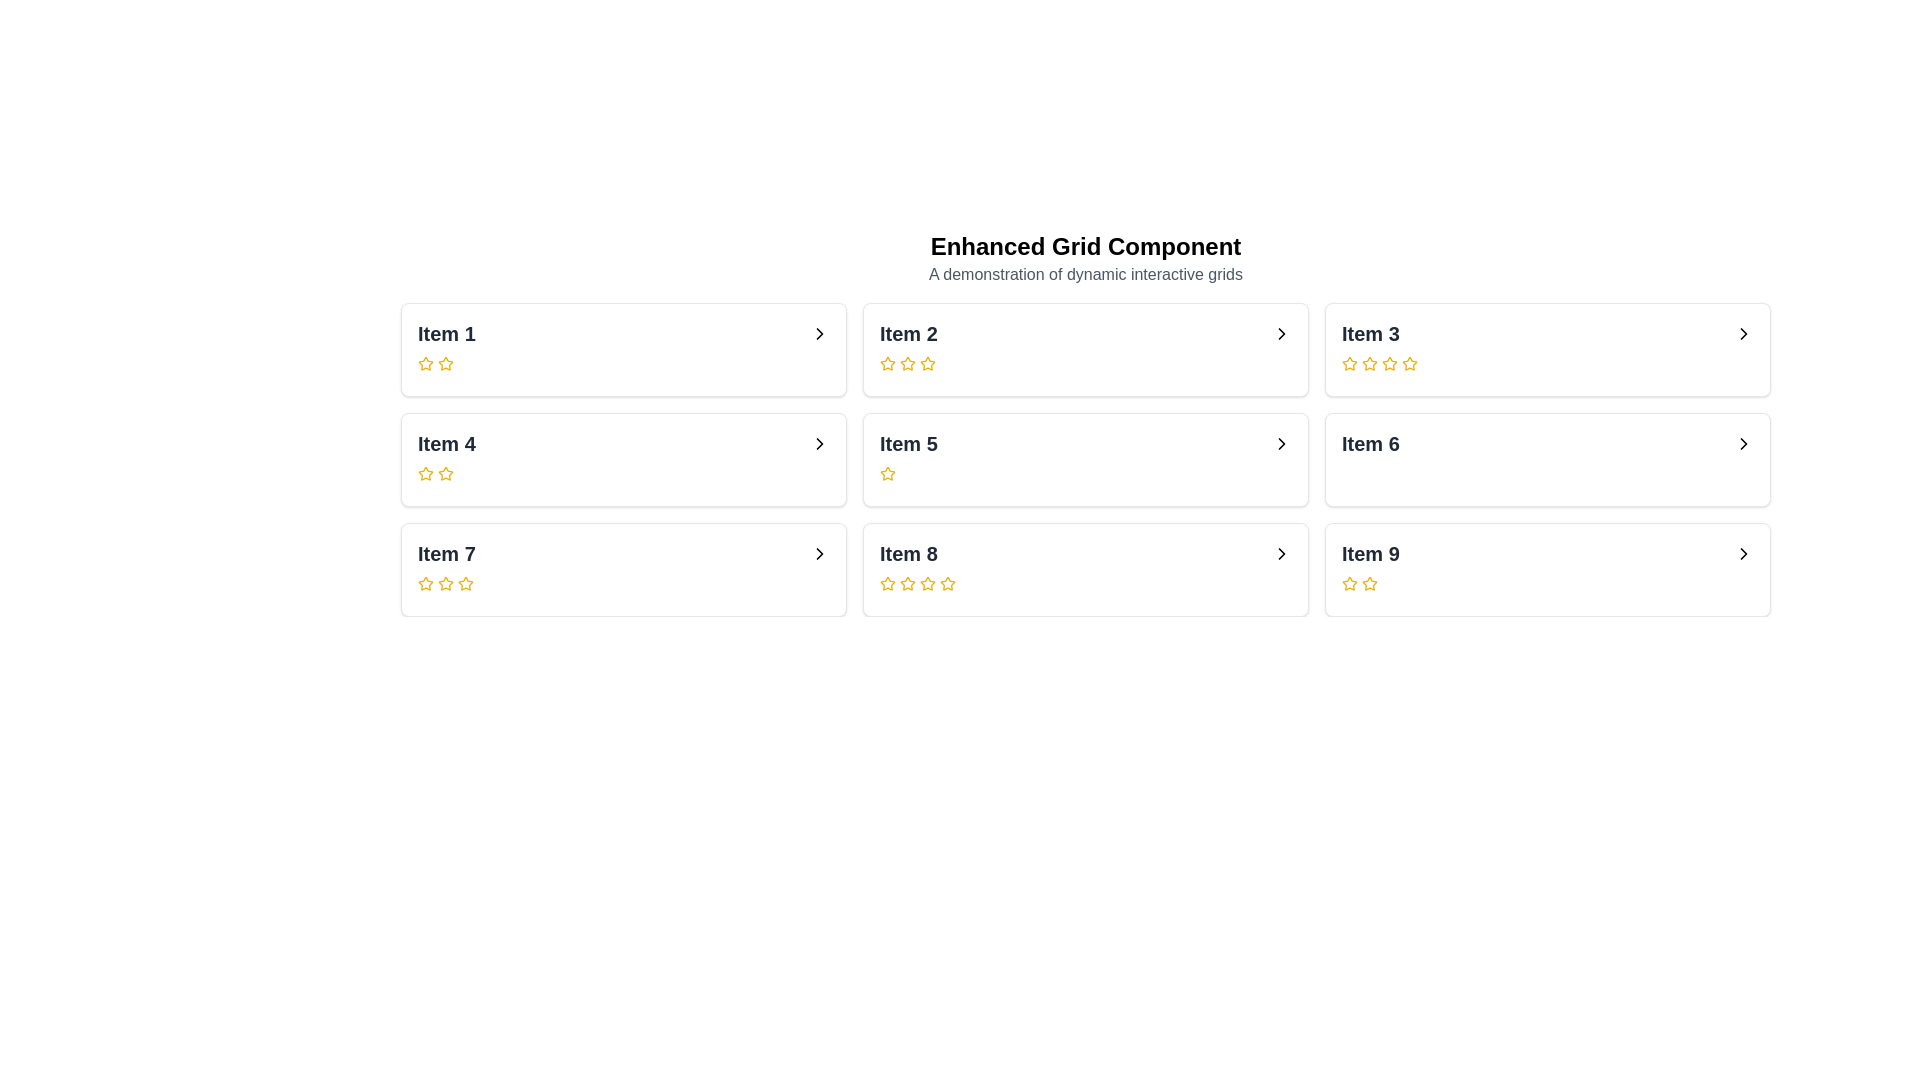  What do you see at coordinates (445, 554) in the screenshot?
I see `the text label that reads 'Item 7', which is styled with a bold font and dark gray color, located in the bottom left cell of the layout` at bounding box center [445, 554].